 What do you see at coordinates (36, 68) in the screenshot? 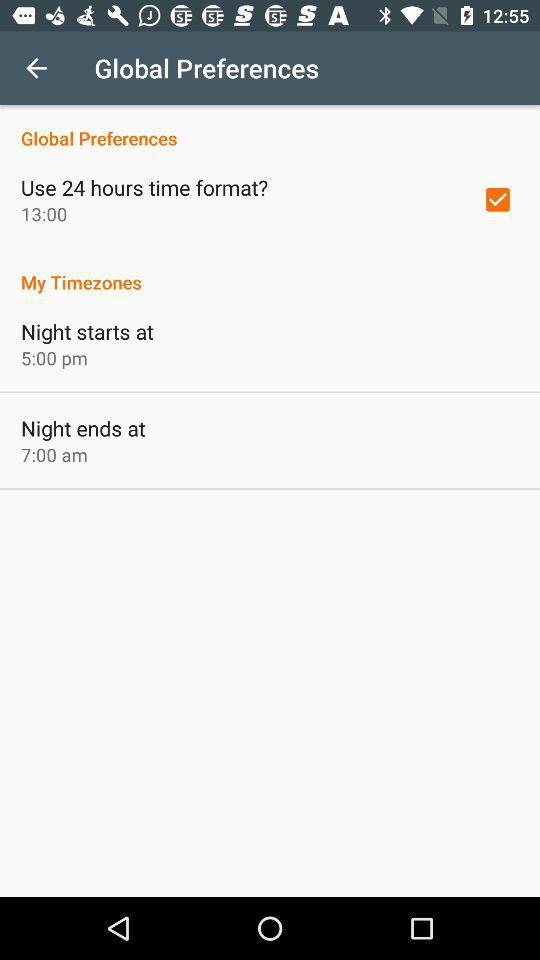
I see `icon to the left of the global preferences icon` at bounding box center [36, 68].